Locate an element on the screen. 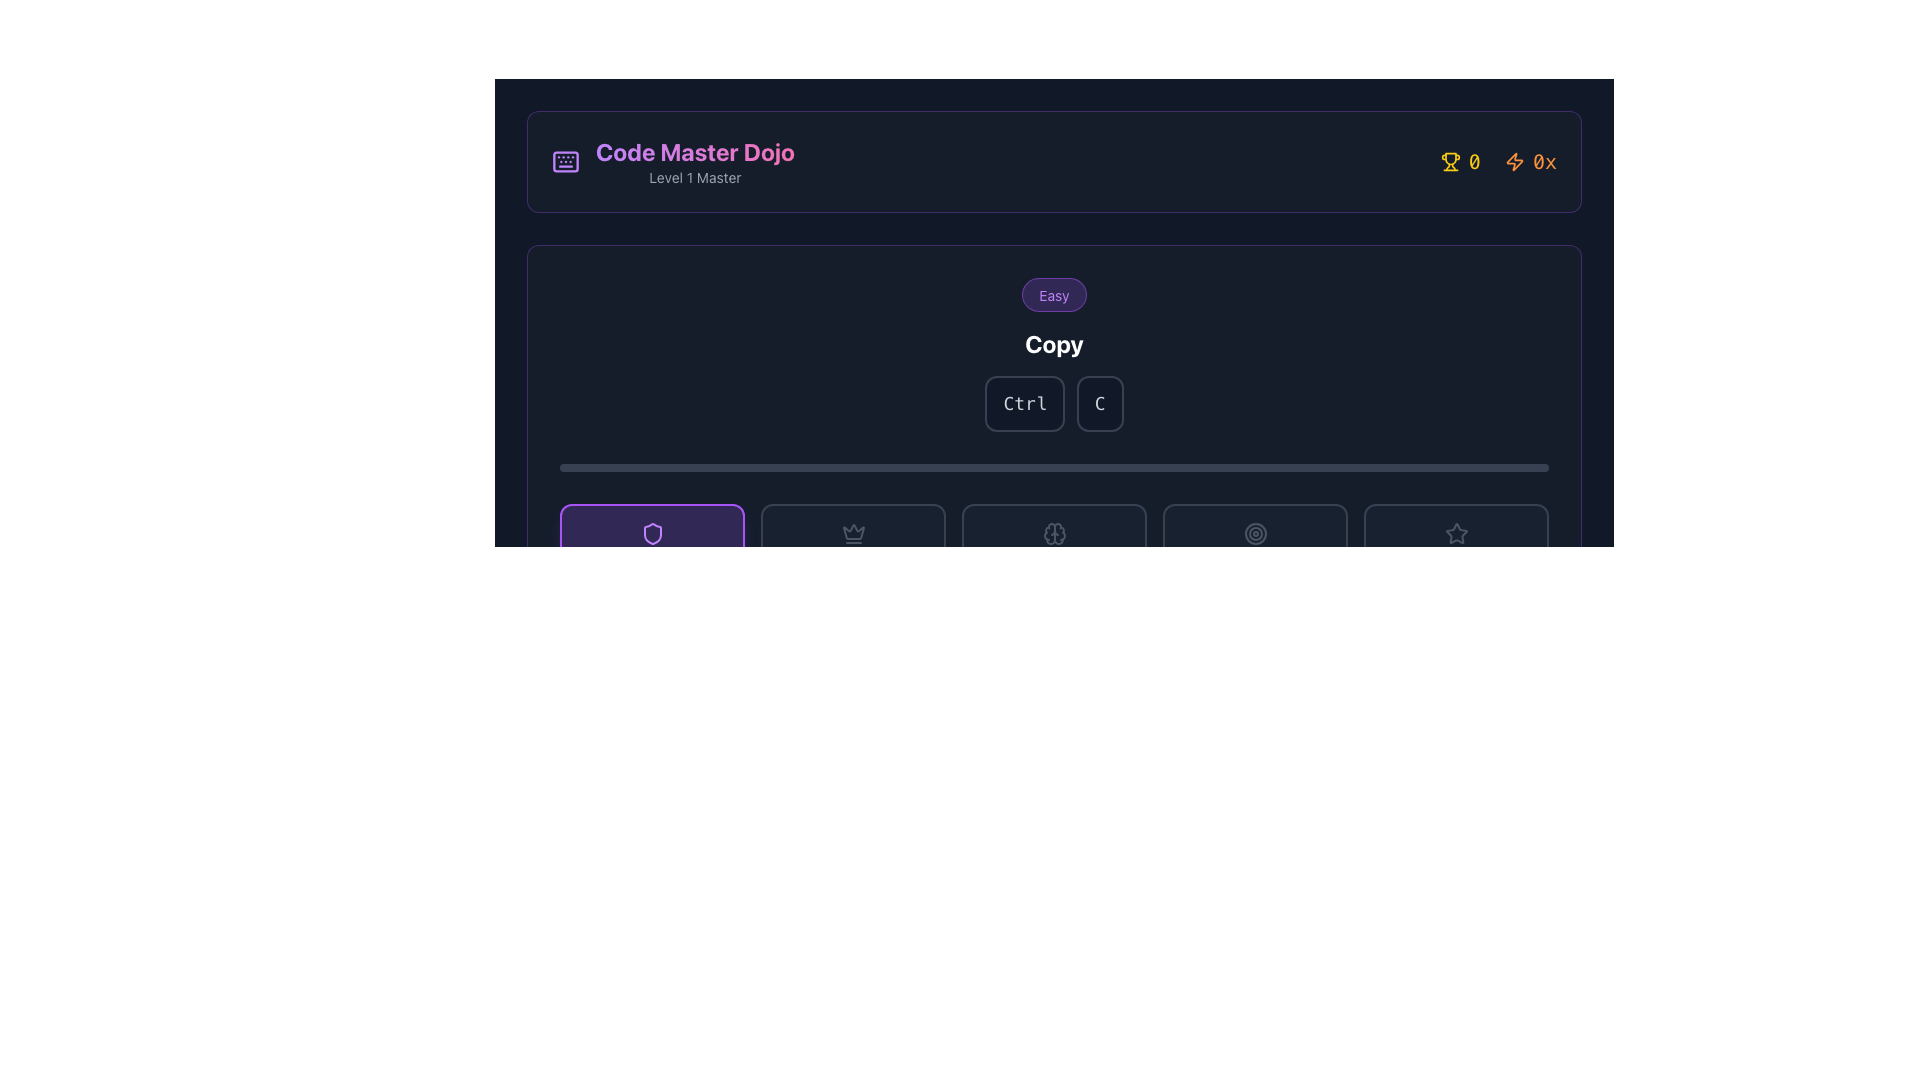  the electric-themed icon located in the top-right corner of the interface, next to the yellow trophy and red x icons is located at coordinates (1514, 161).